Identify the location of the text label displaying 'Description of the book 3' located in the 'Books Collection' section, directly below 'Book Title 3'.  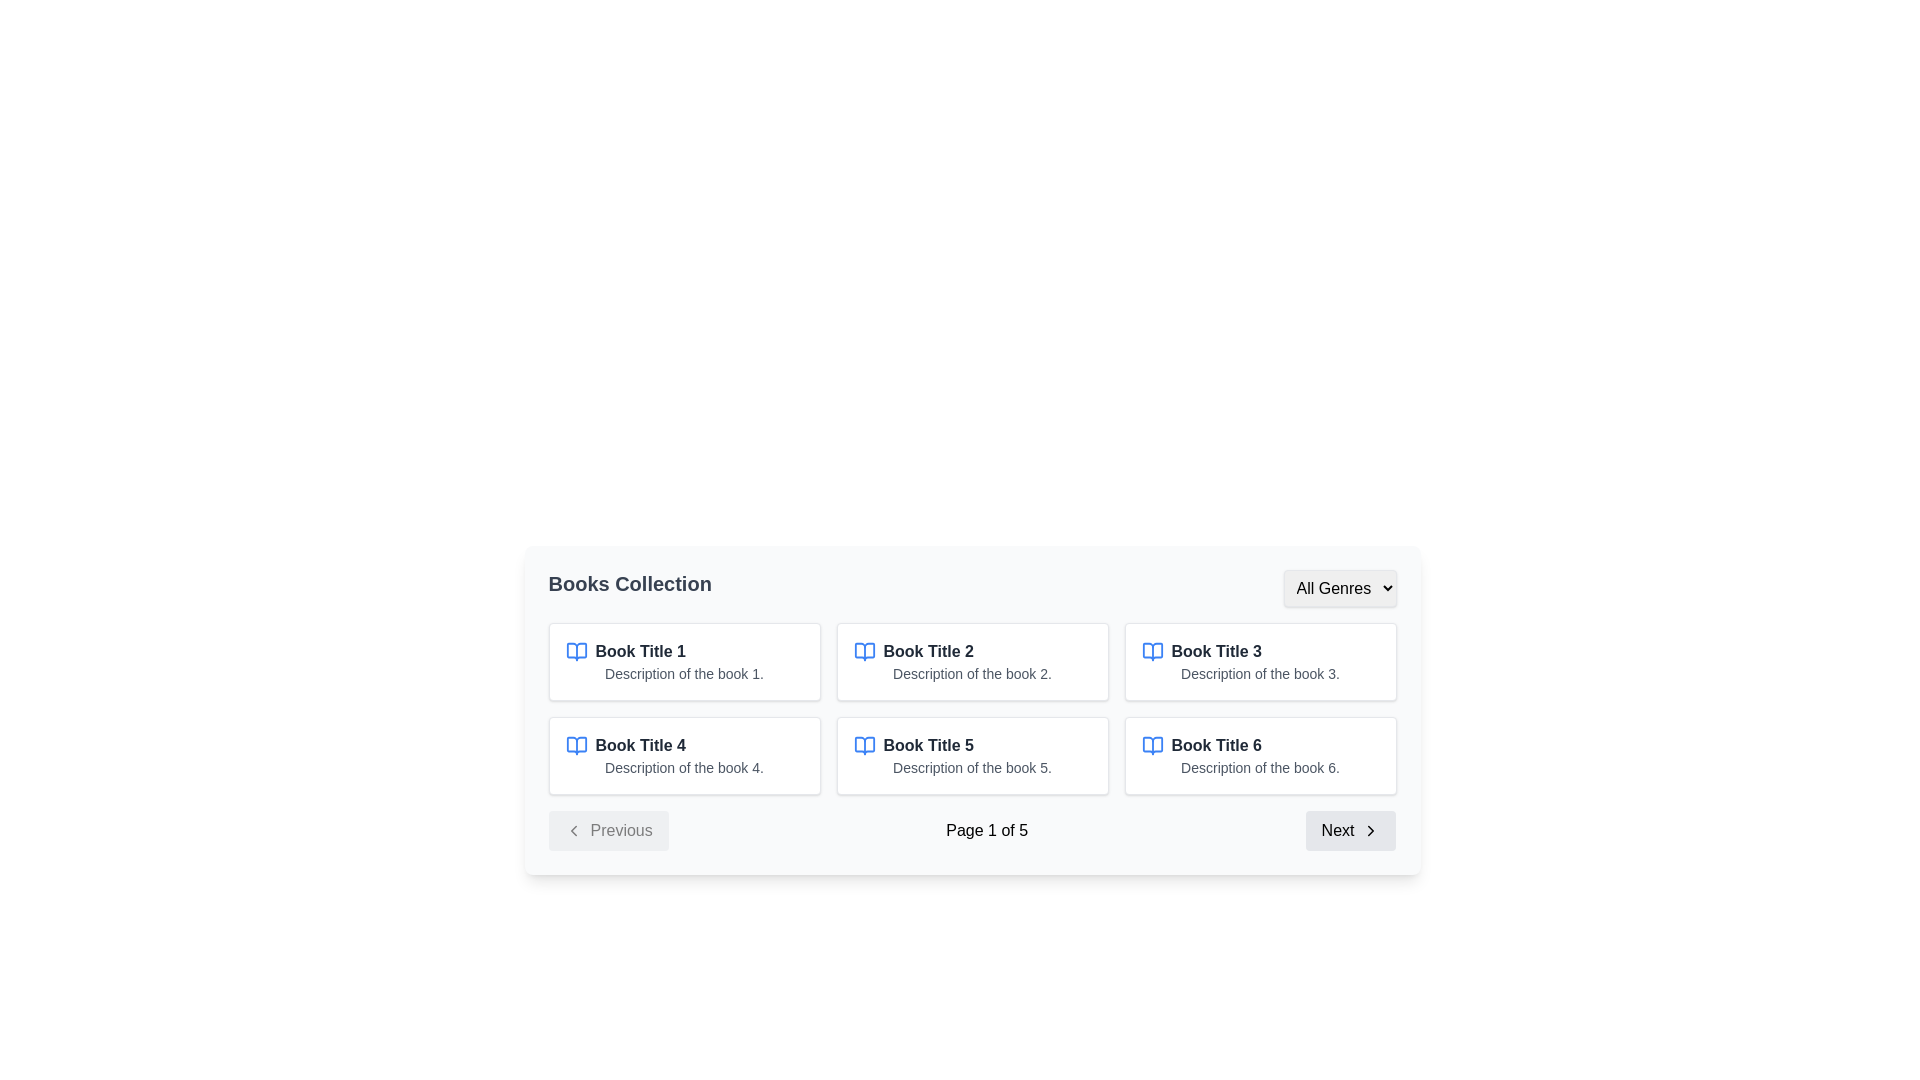
(1259, 674).